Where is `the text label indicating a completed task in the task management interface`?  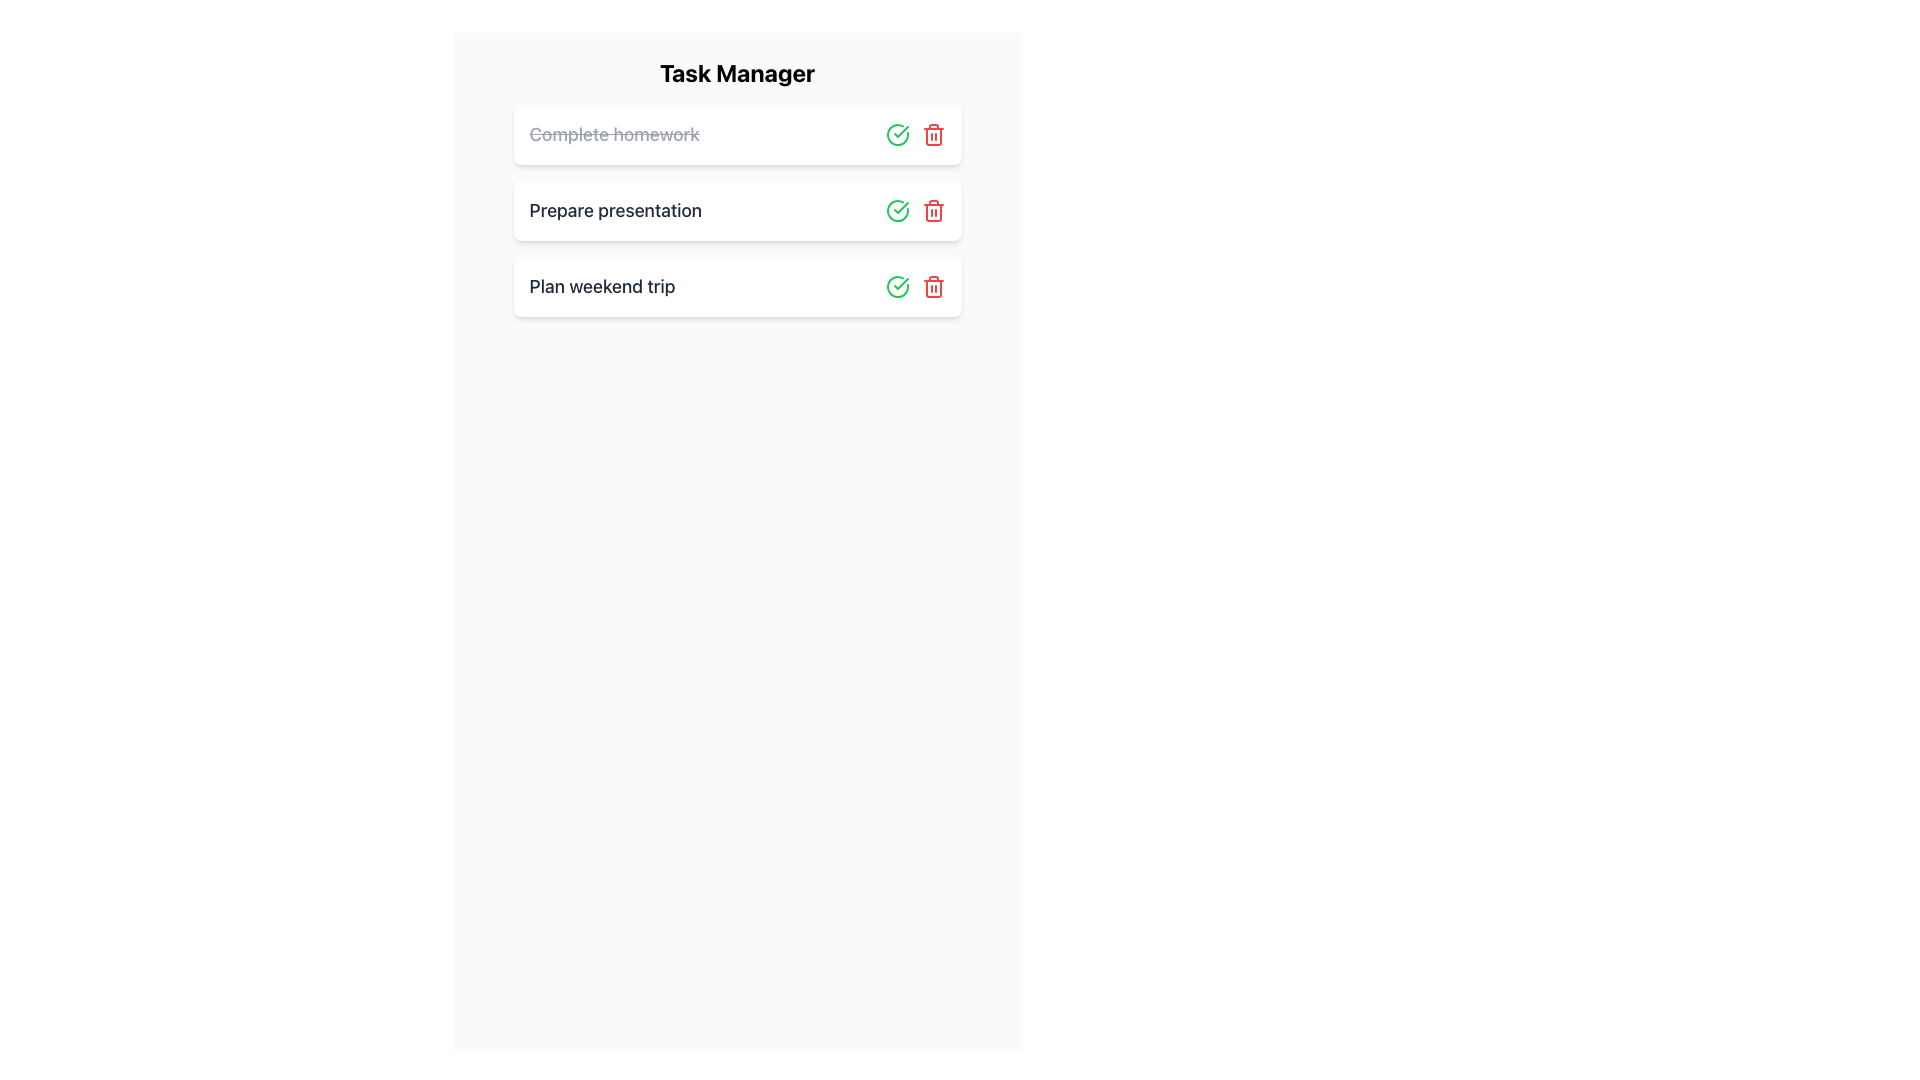 the text label indicating a completed task in the task management interface is located at coordinates (613, 134).